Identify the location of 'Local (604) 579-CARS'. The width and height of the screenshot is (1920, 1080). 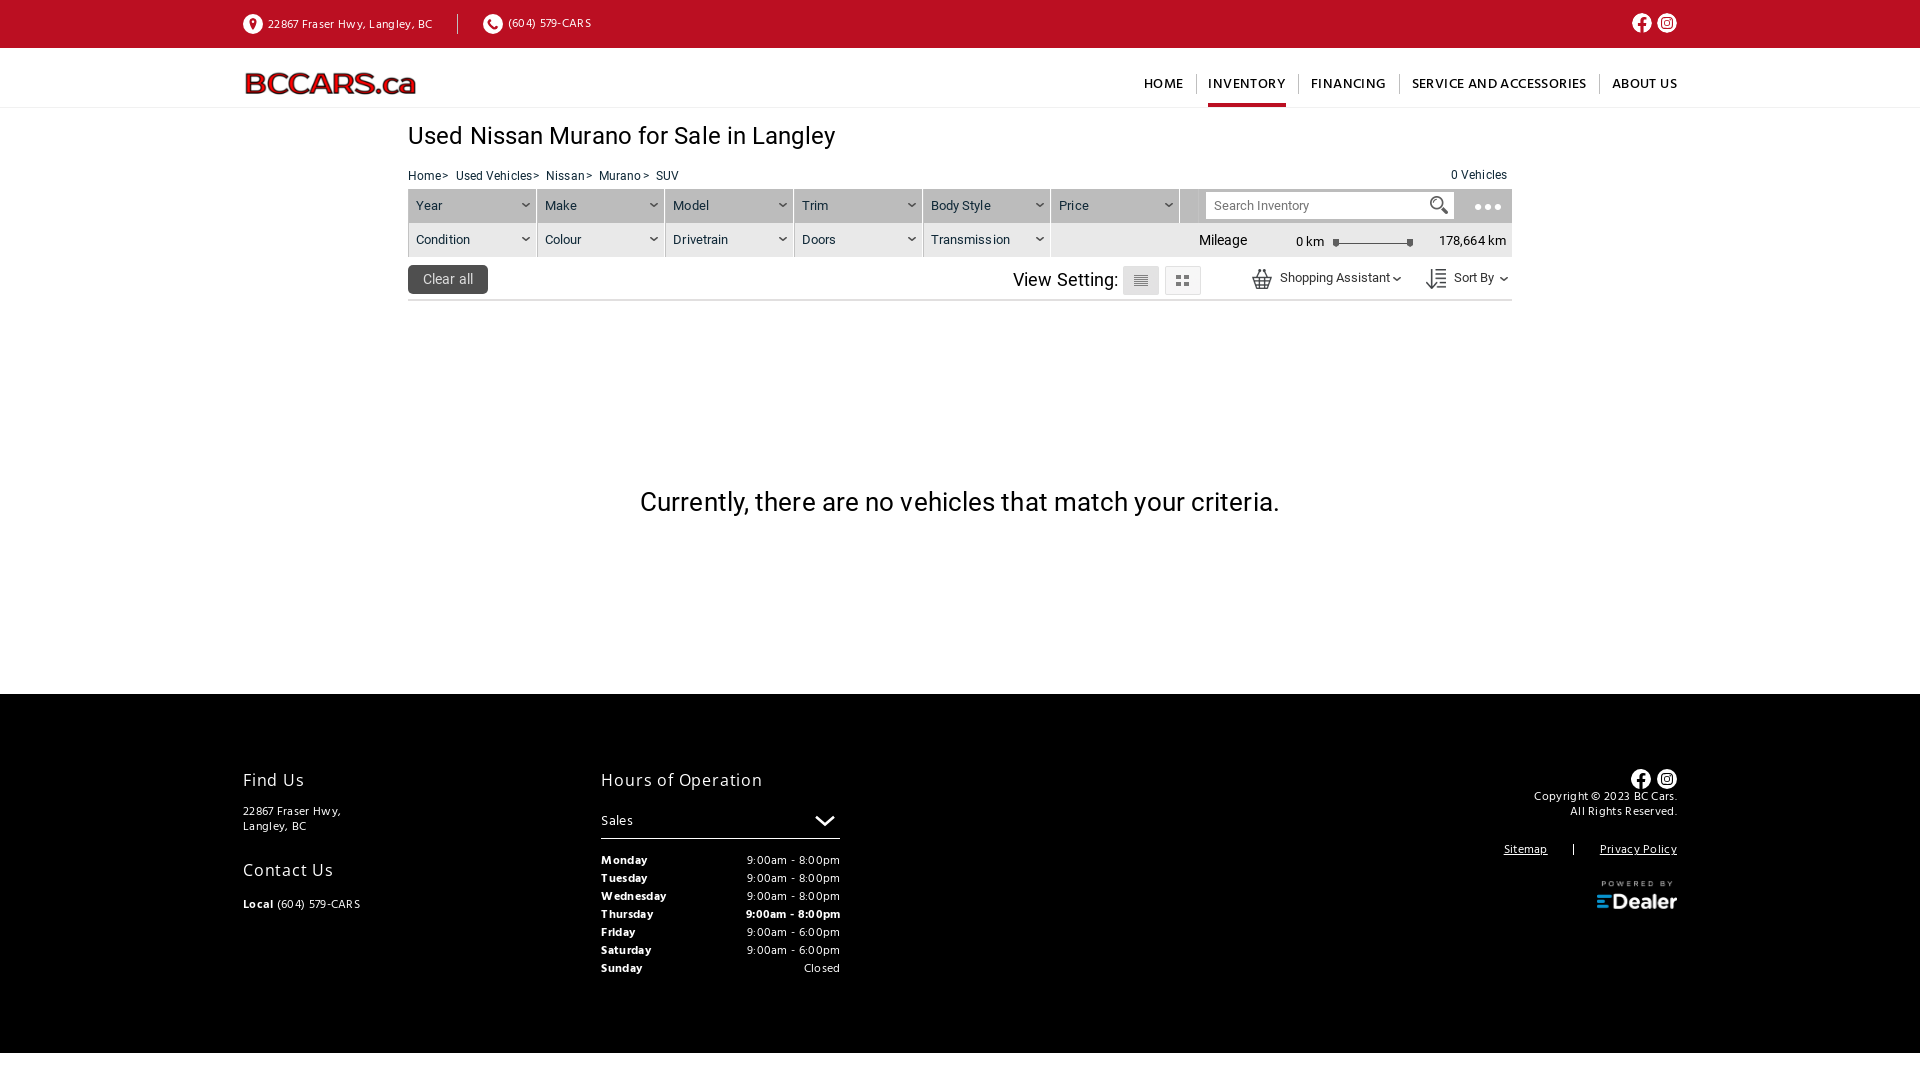
(300, 904).